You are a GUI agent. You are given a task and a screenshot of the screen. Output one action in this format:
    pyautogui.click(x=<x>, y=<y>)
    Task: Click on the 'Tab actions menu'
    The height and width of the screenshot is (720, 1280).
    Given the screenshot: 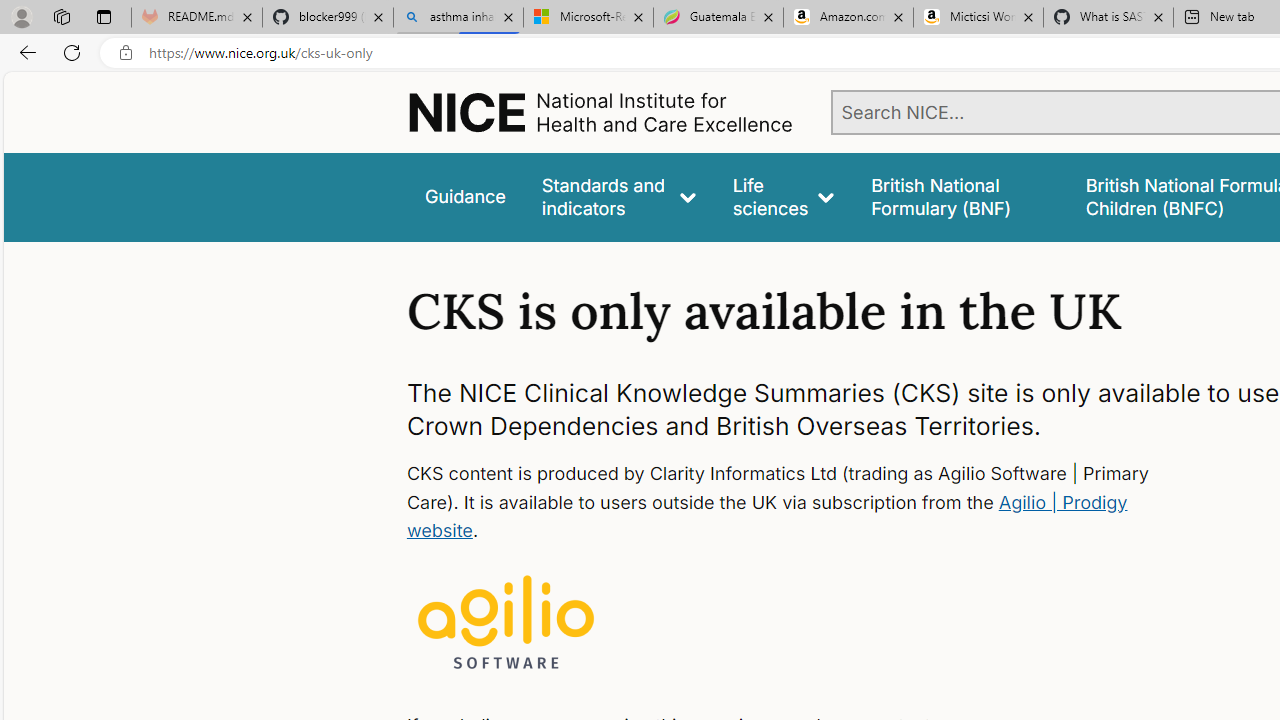 What is the action you would take?
    pyautogui.click(x=103, y=16)
    